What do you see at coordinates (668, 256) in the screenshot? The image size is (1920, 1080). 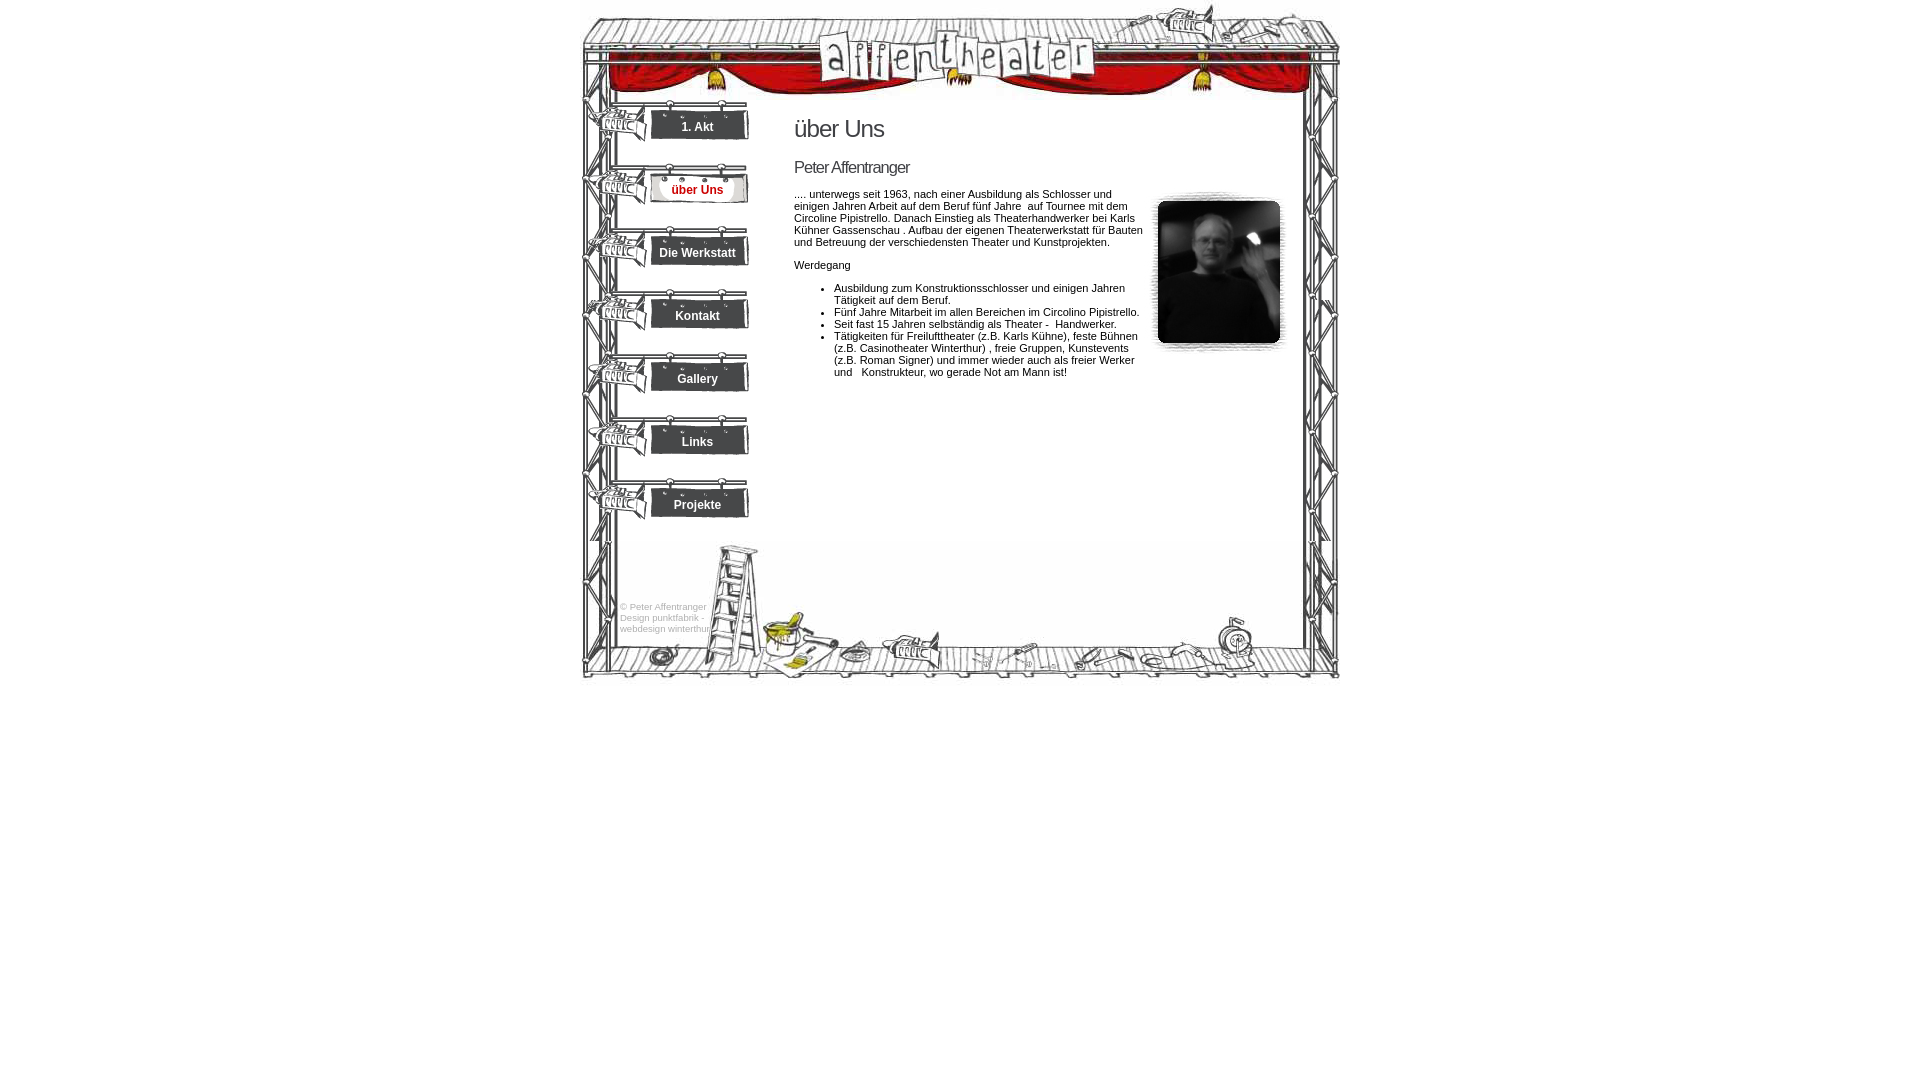 I see `'Die Werkstatt'` at bounding box center [668, 256].